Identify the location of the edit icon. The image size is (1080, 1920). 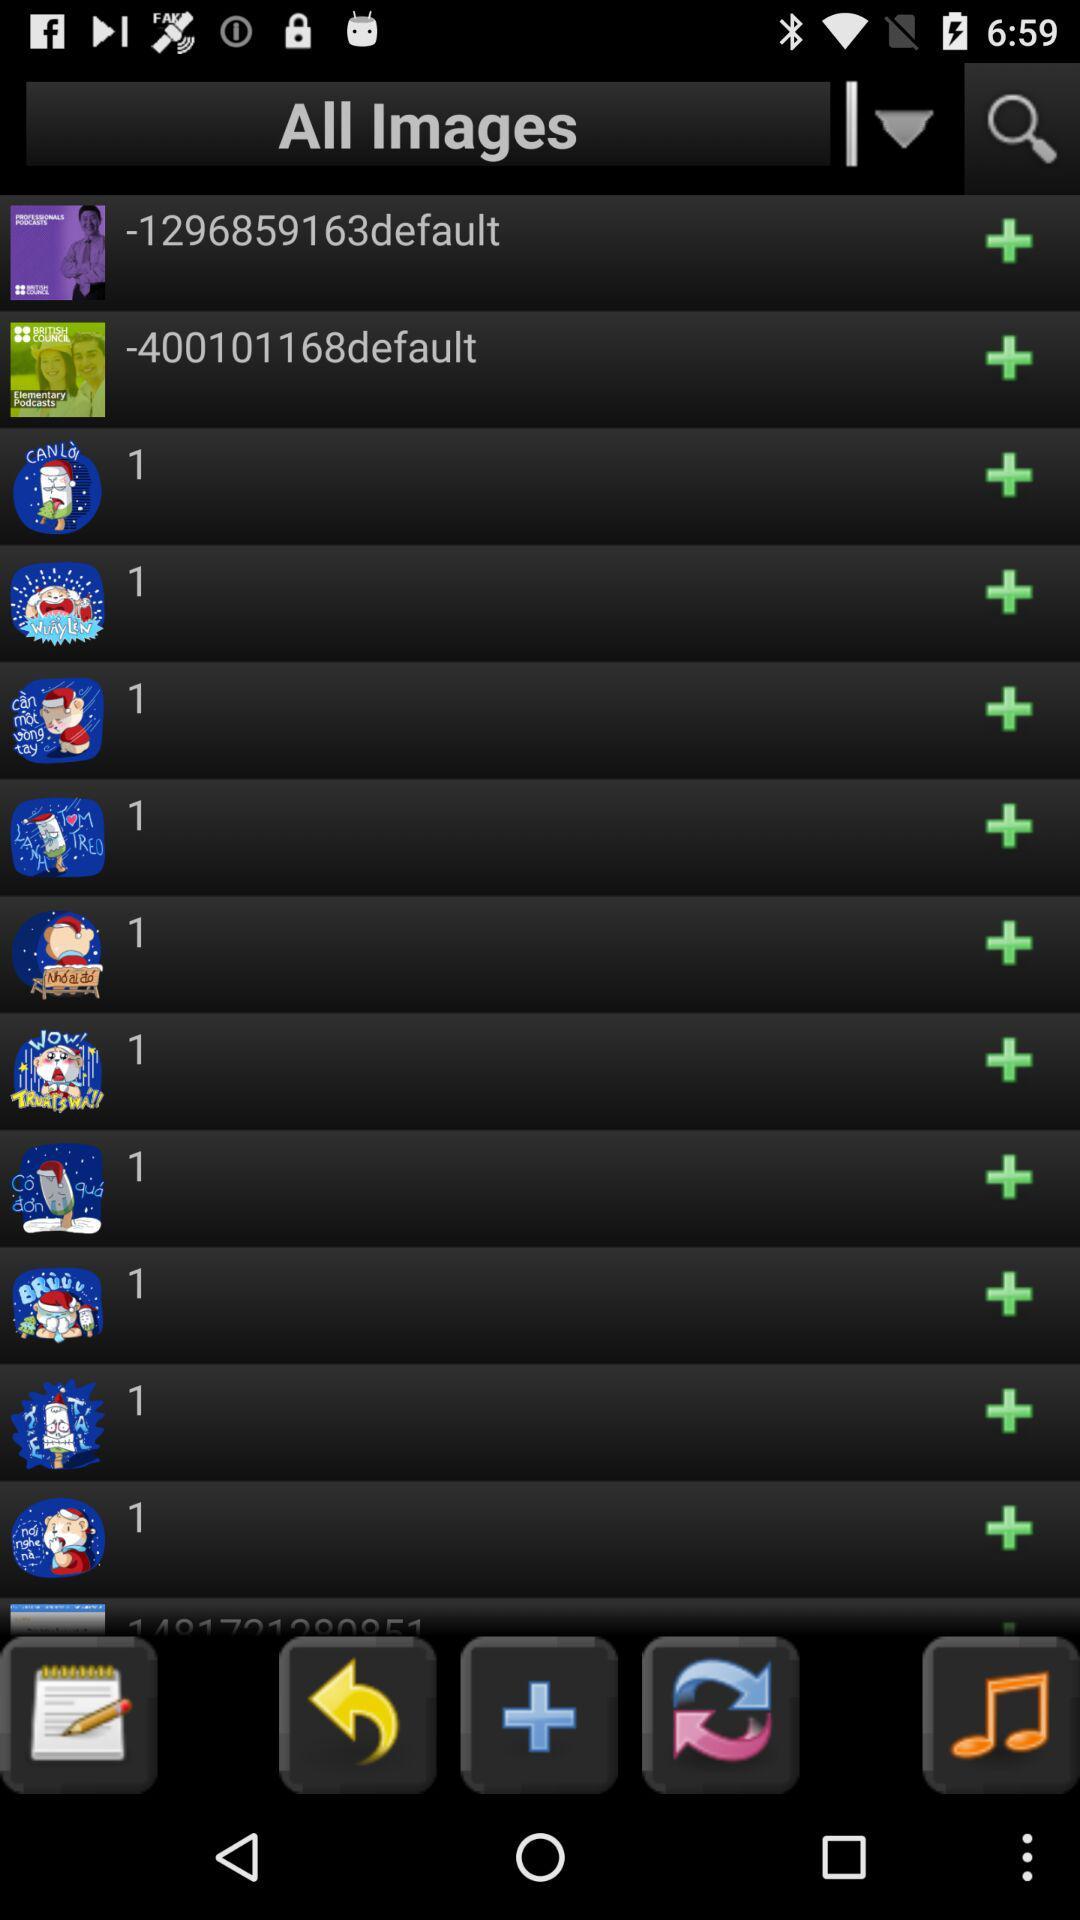
(77, 1835).